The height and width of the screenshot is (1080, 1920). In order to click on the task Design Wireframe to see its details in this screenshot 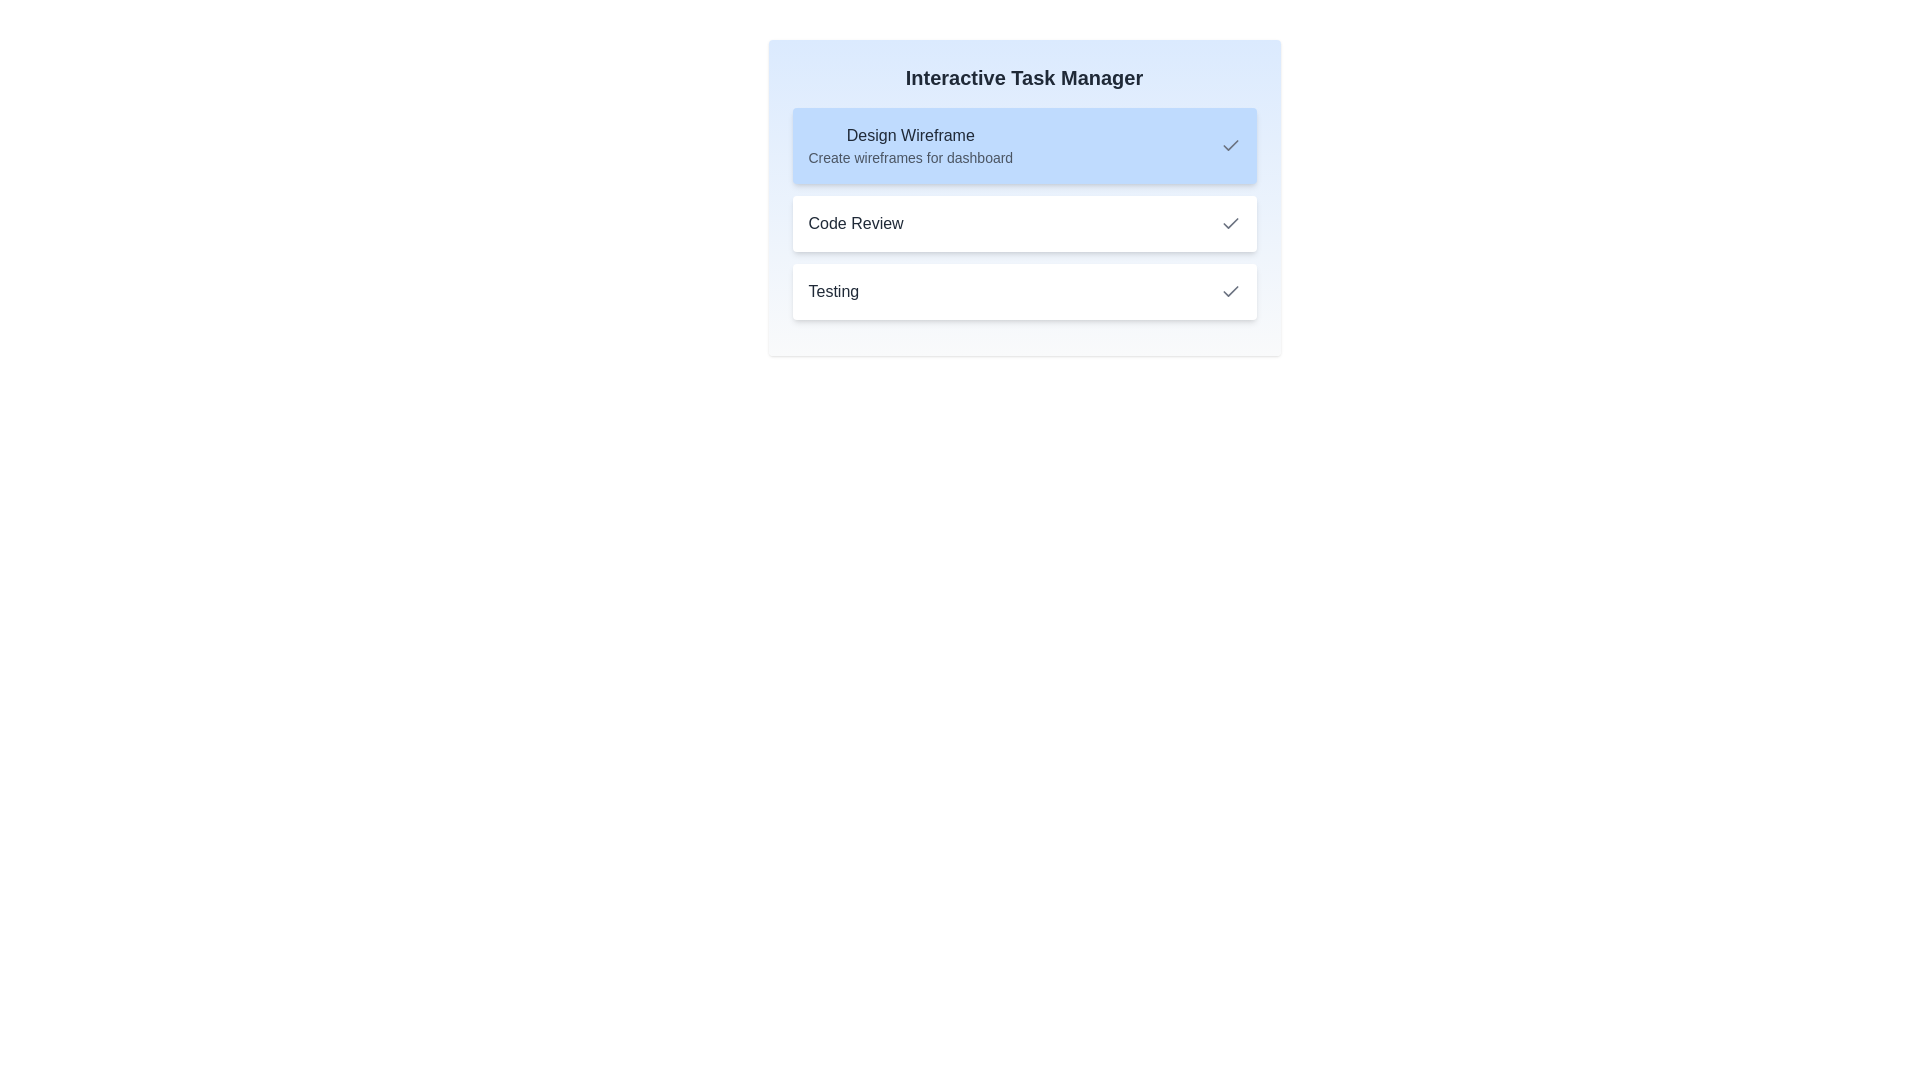, I will do `click(1024, 145)`.